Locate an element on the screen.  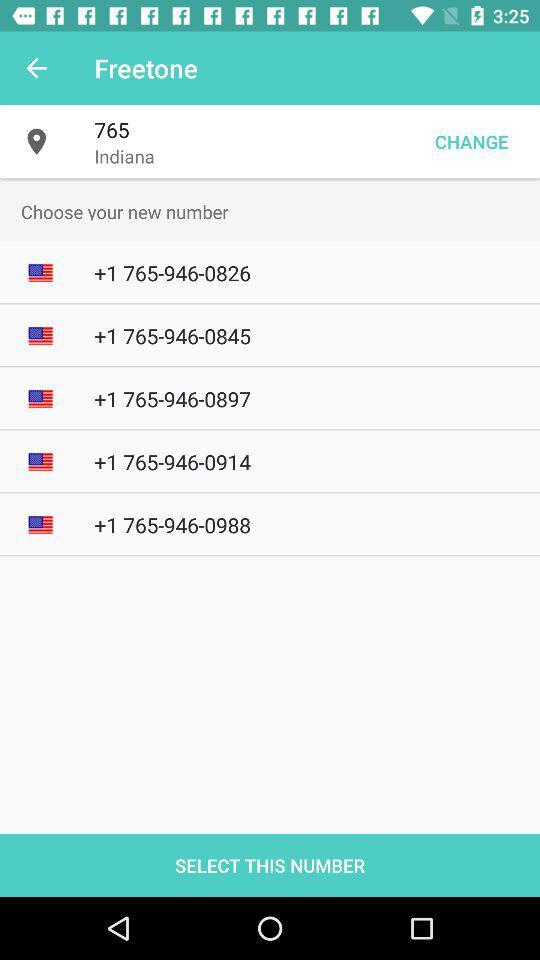
item next to the freetone is located at coordinates (36, 68).